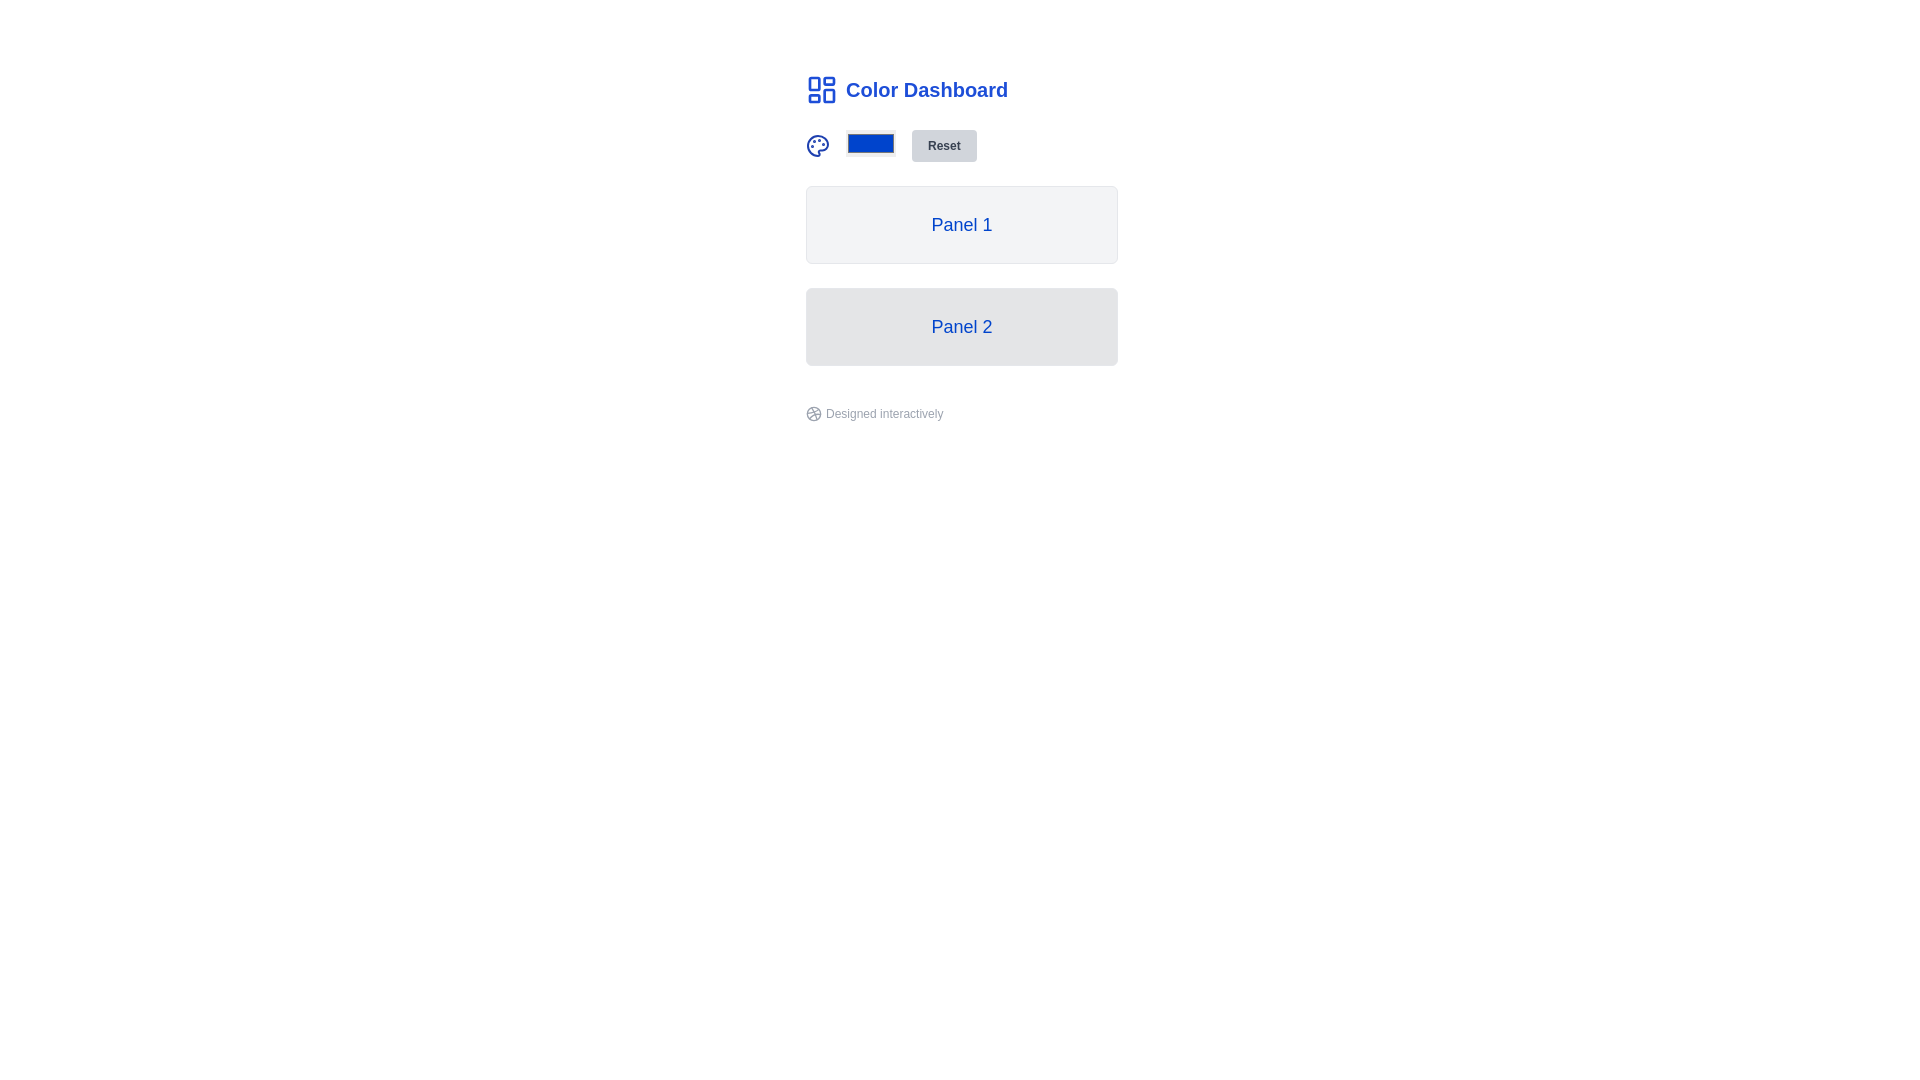 The image size is (1920, 1080). I want to click on the 'Panel 1', so click(961, 224).